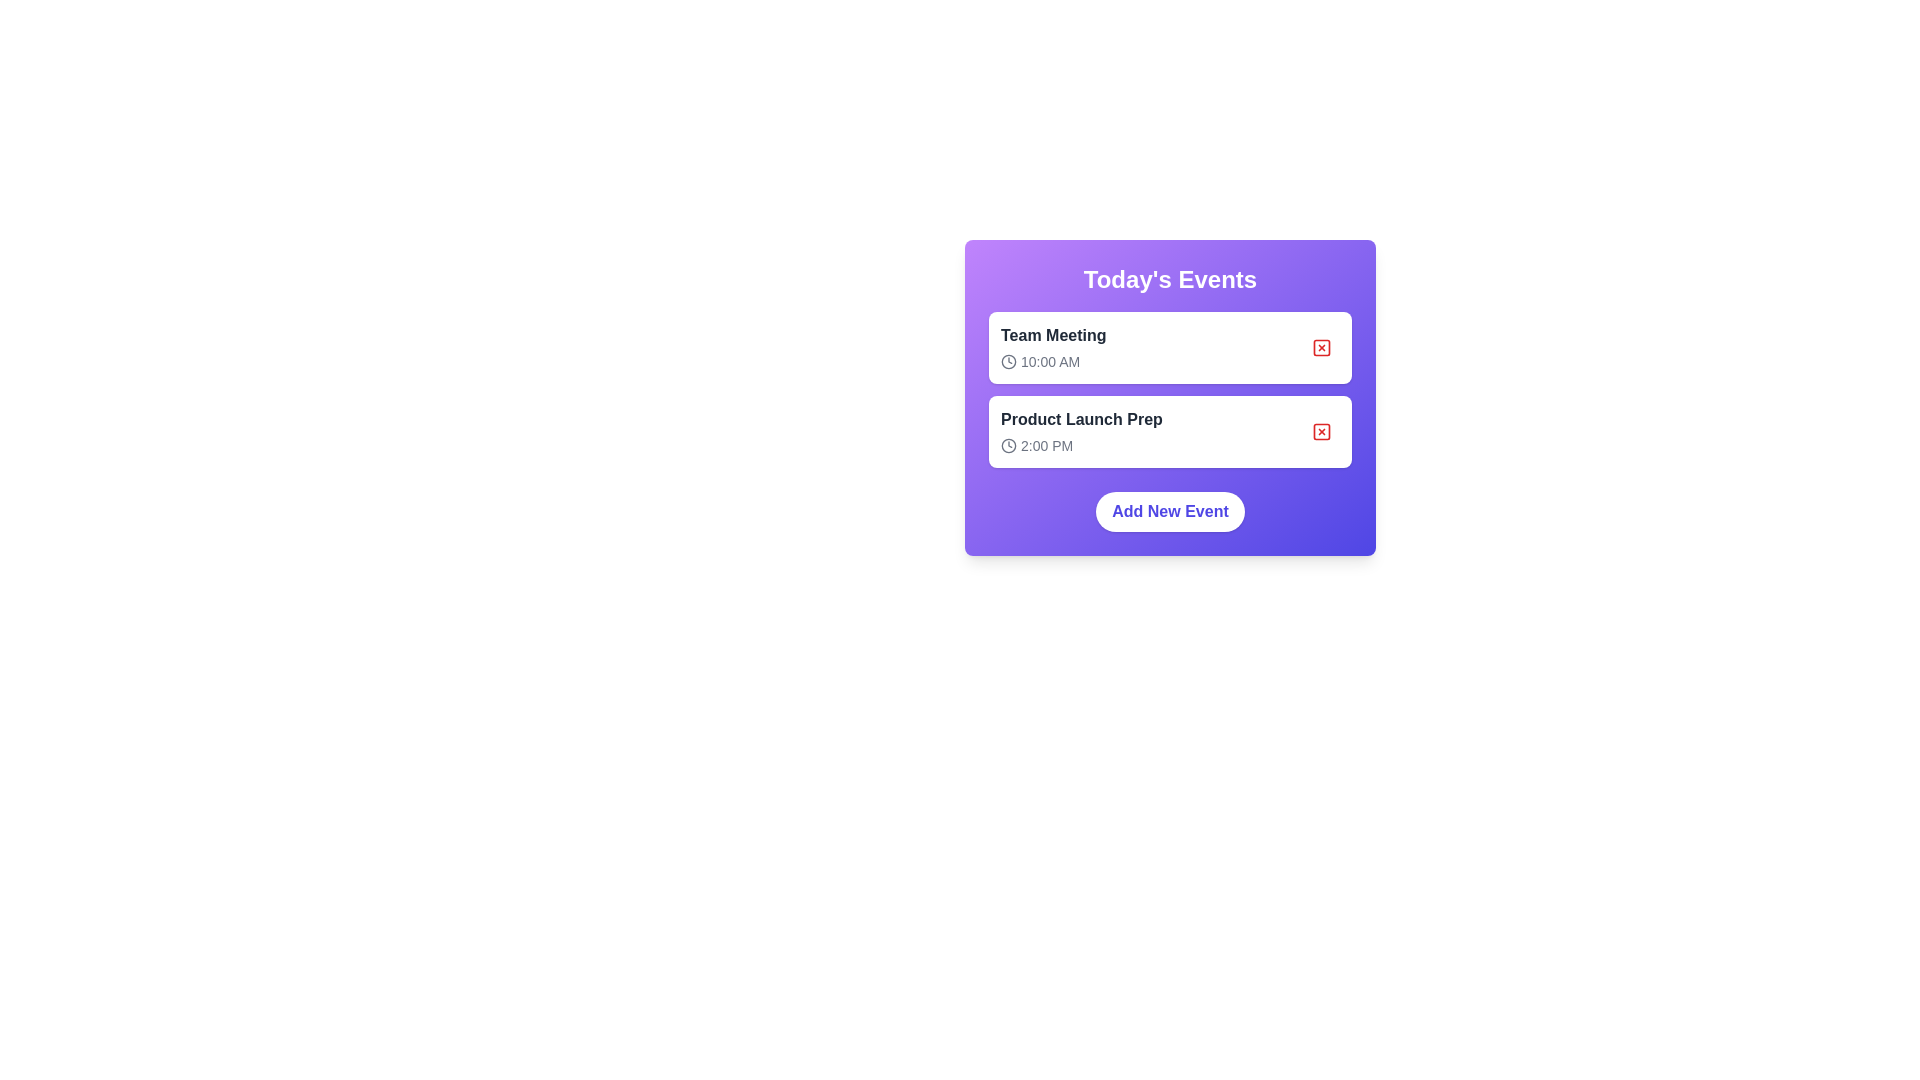 Image resolution: width=1920 pixels, height=1080 pixels. I want to click on the red-filled square with rounded corners that serves as the outer boundary of the delete icon in the 'Product Launch Prep' event, located near the right edge of the event block, so click(1321, 431).